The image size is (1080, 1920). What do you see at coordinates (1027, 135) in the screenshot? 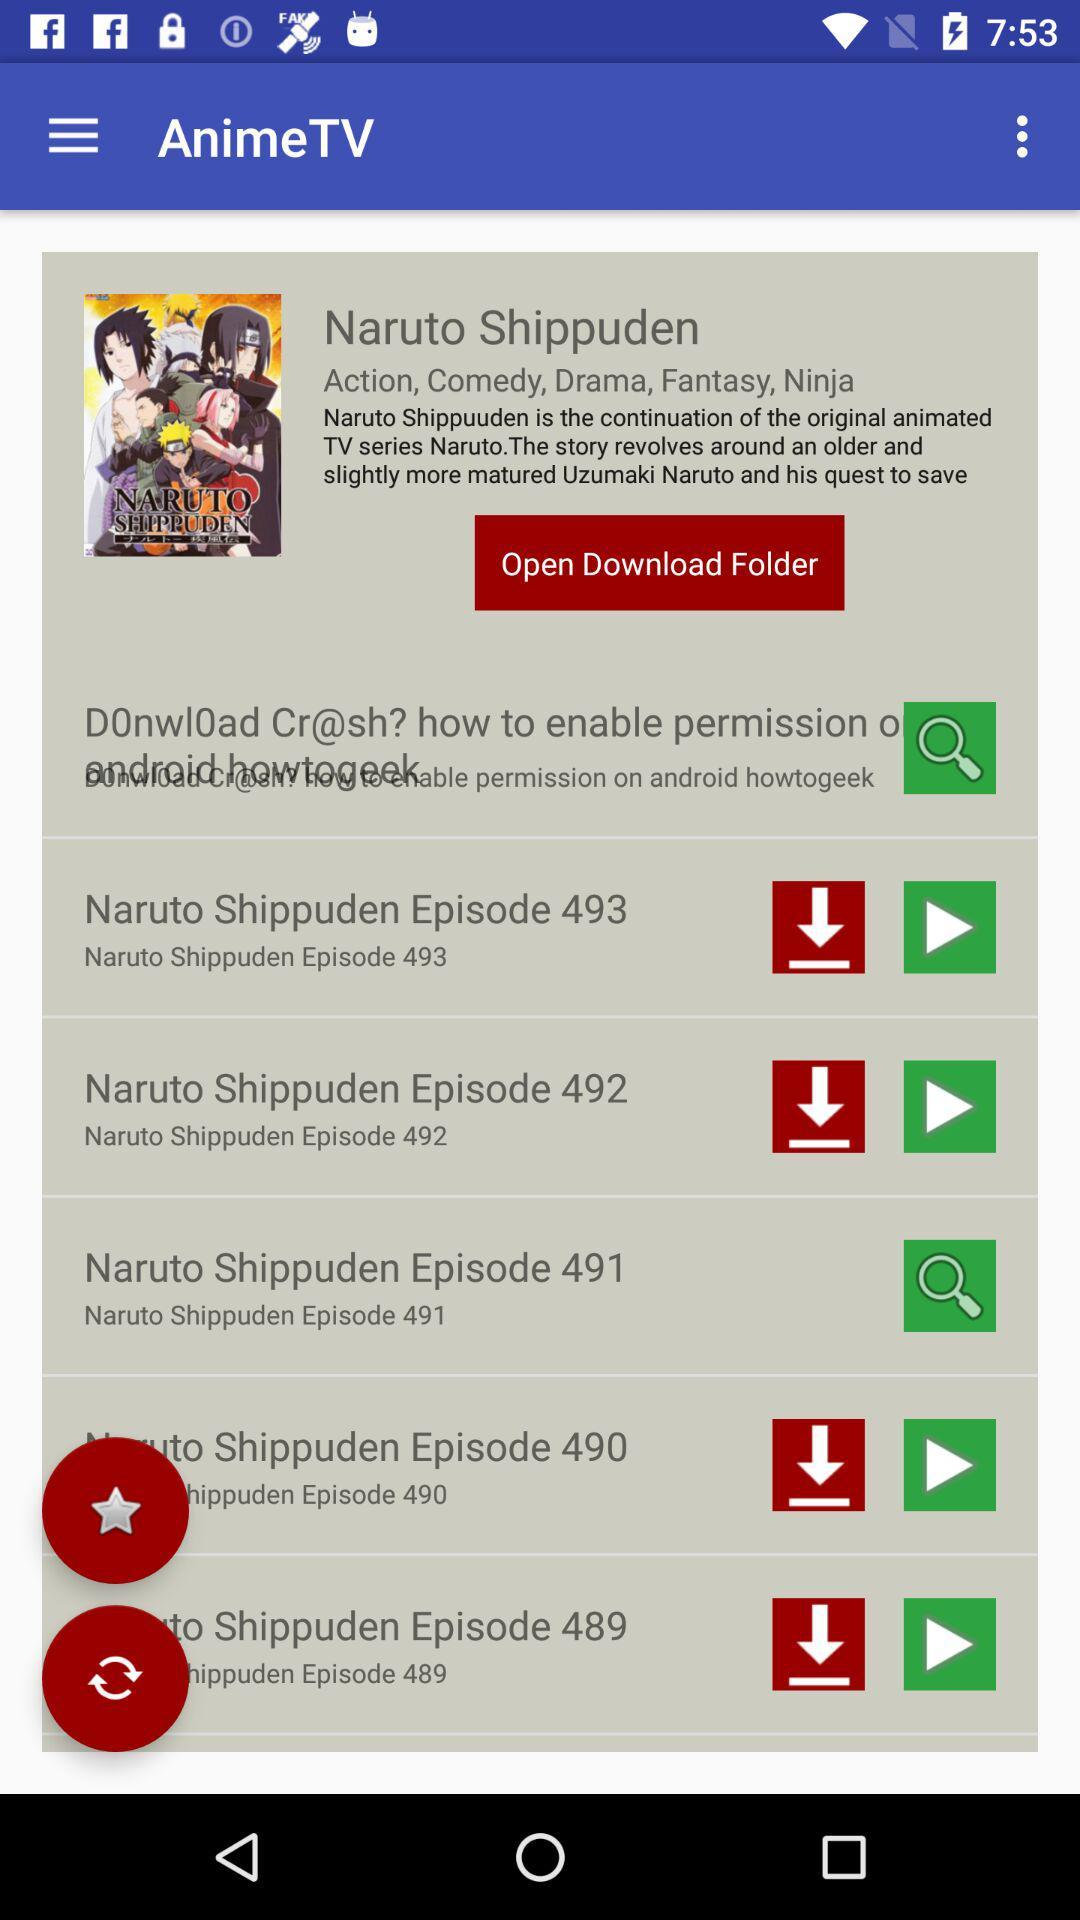
I see `the app to the right of animetv` at bounding box center [1027, 135].